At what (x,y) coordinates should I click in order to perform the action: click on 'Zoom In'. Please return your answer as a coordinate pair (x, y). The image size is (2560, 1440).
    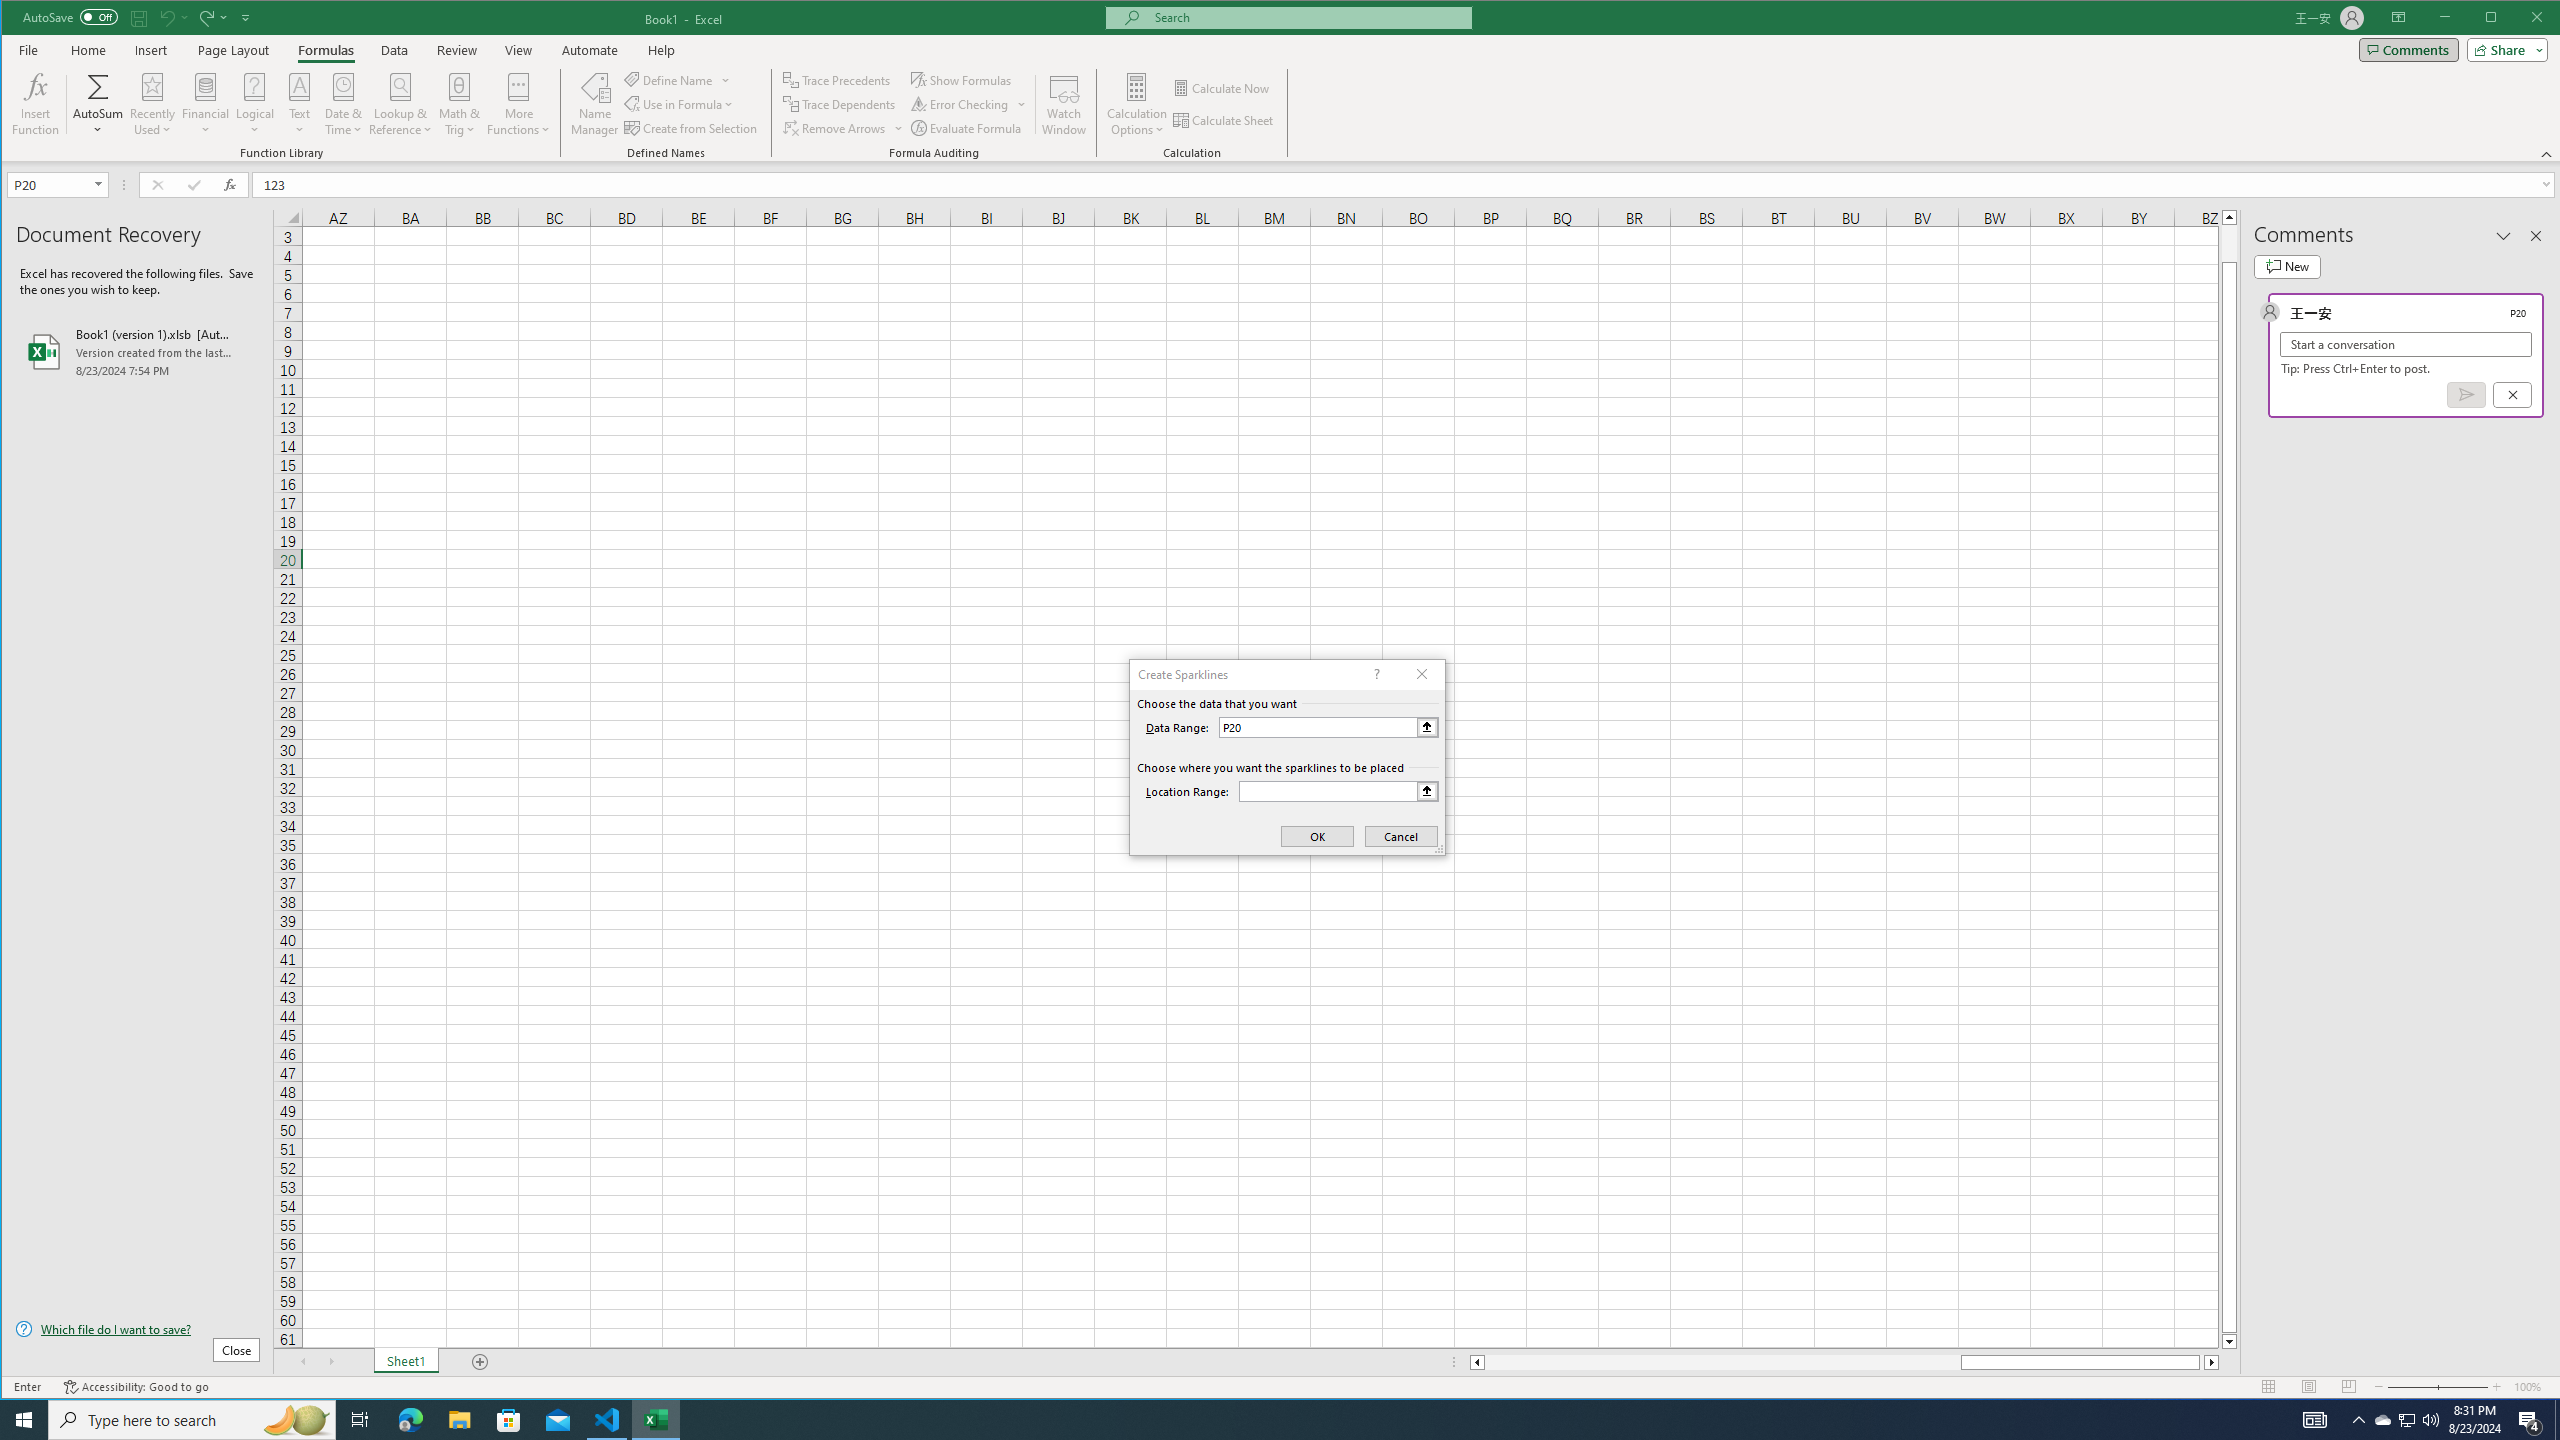
    Looking at the image, I should click on (2496, 1386).